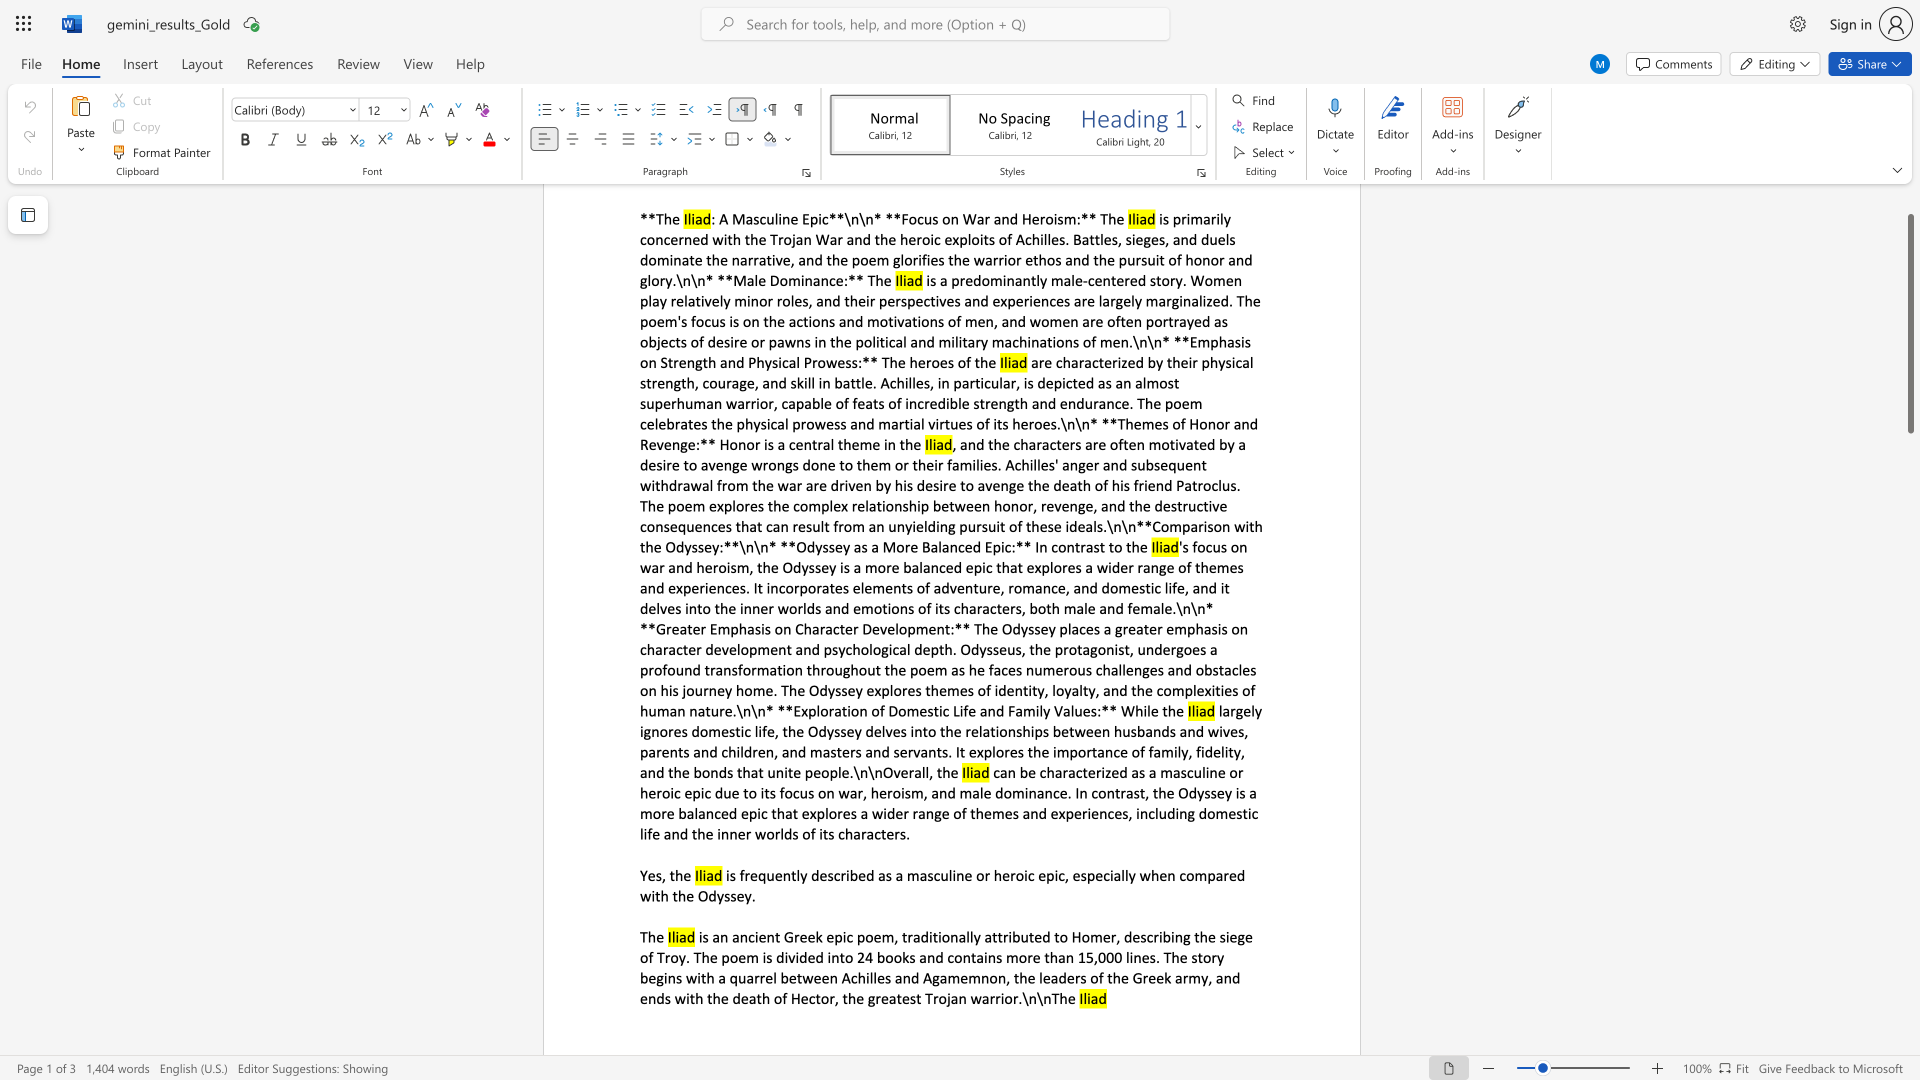 The height and width of the screenshot is (1080, 1920). Describe the element at coordinates (1909, 323) in the screenshot. I see `the scrollbar and move up 50 pixels` at that location.